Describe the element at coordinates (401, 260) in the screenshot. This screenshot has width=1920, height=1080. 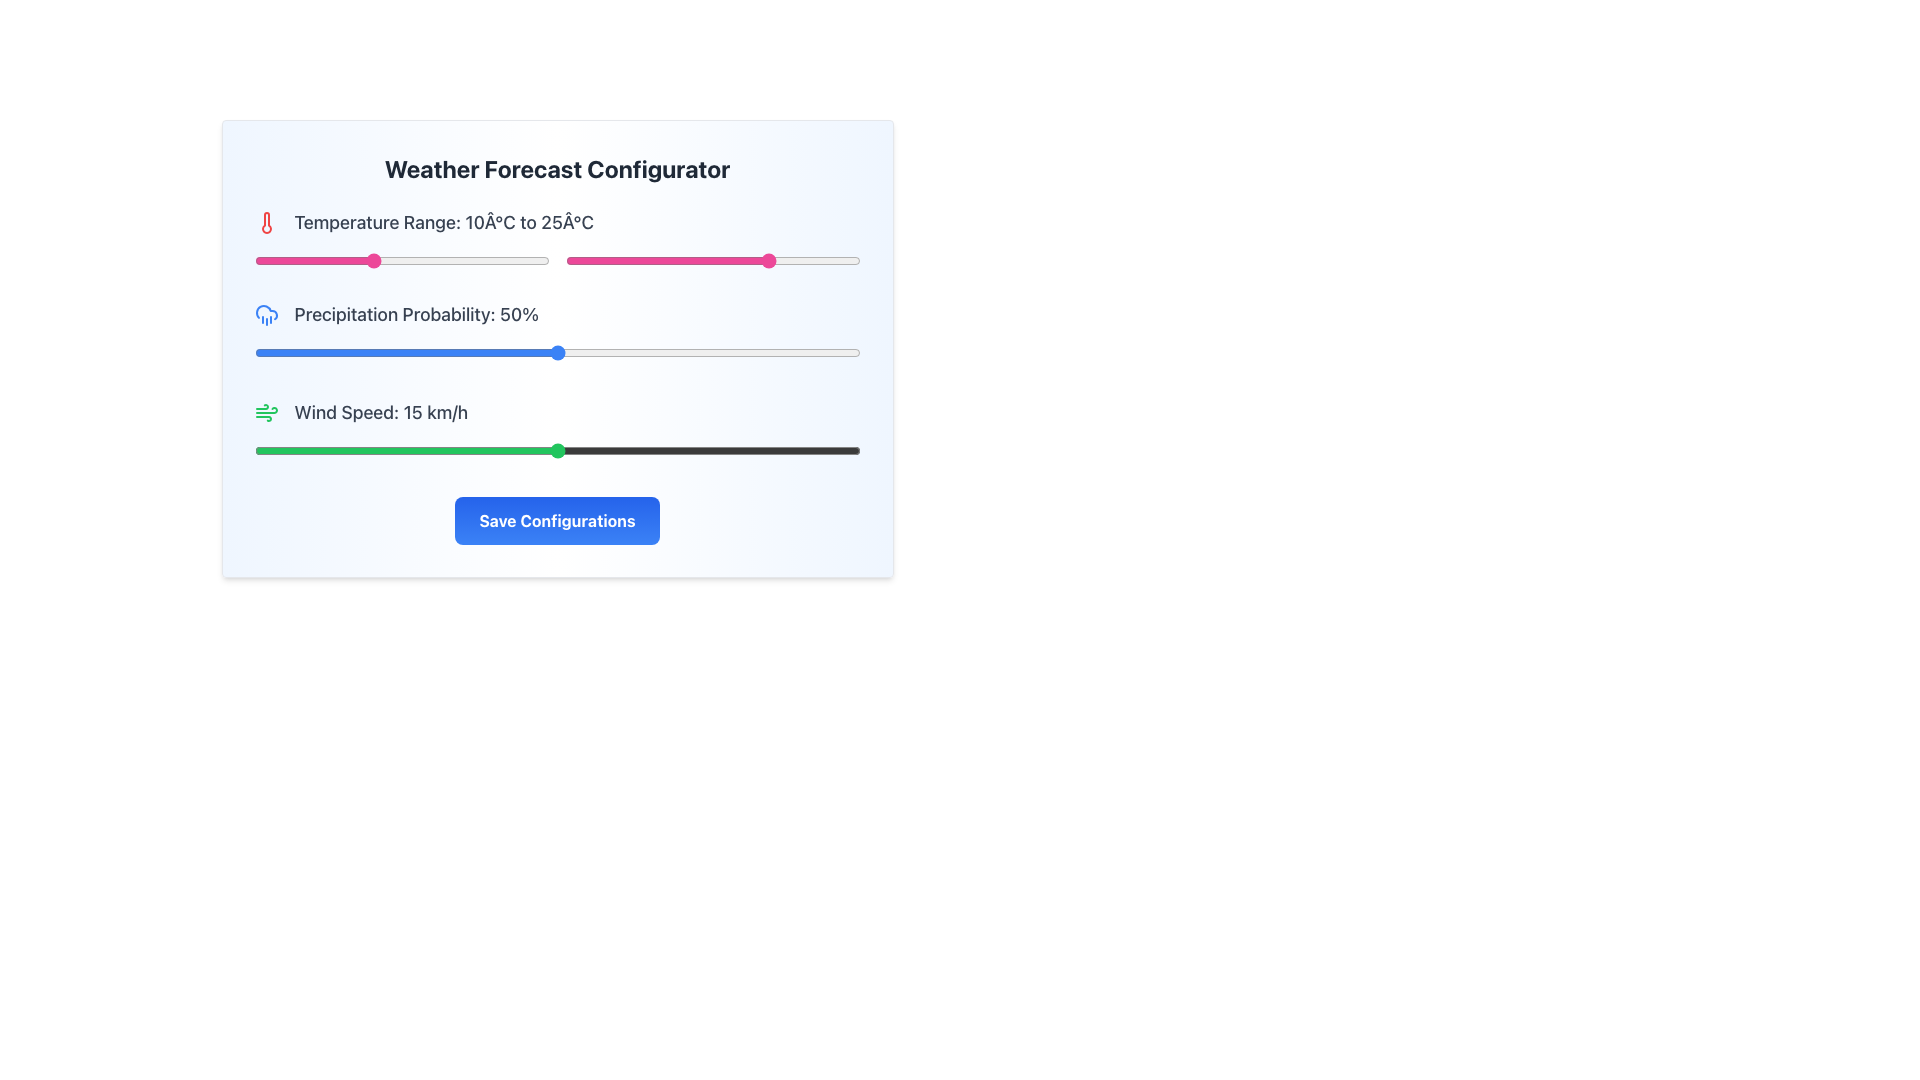
I see `to reposition the thumb control of the first input range slider located under the label 'Temperature Range: 10°C to 25°C'` at that location.